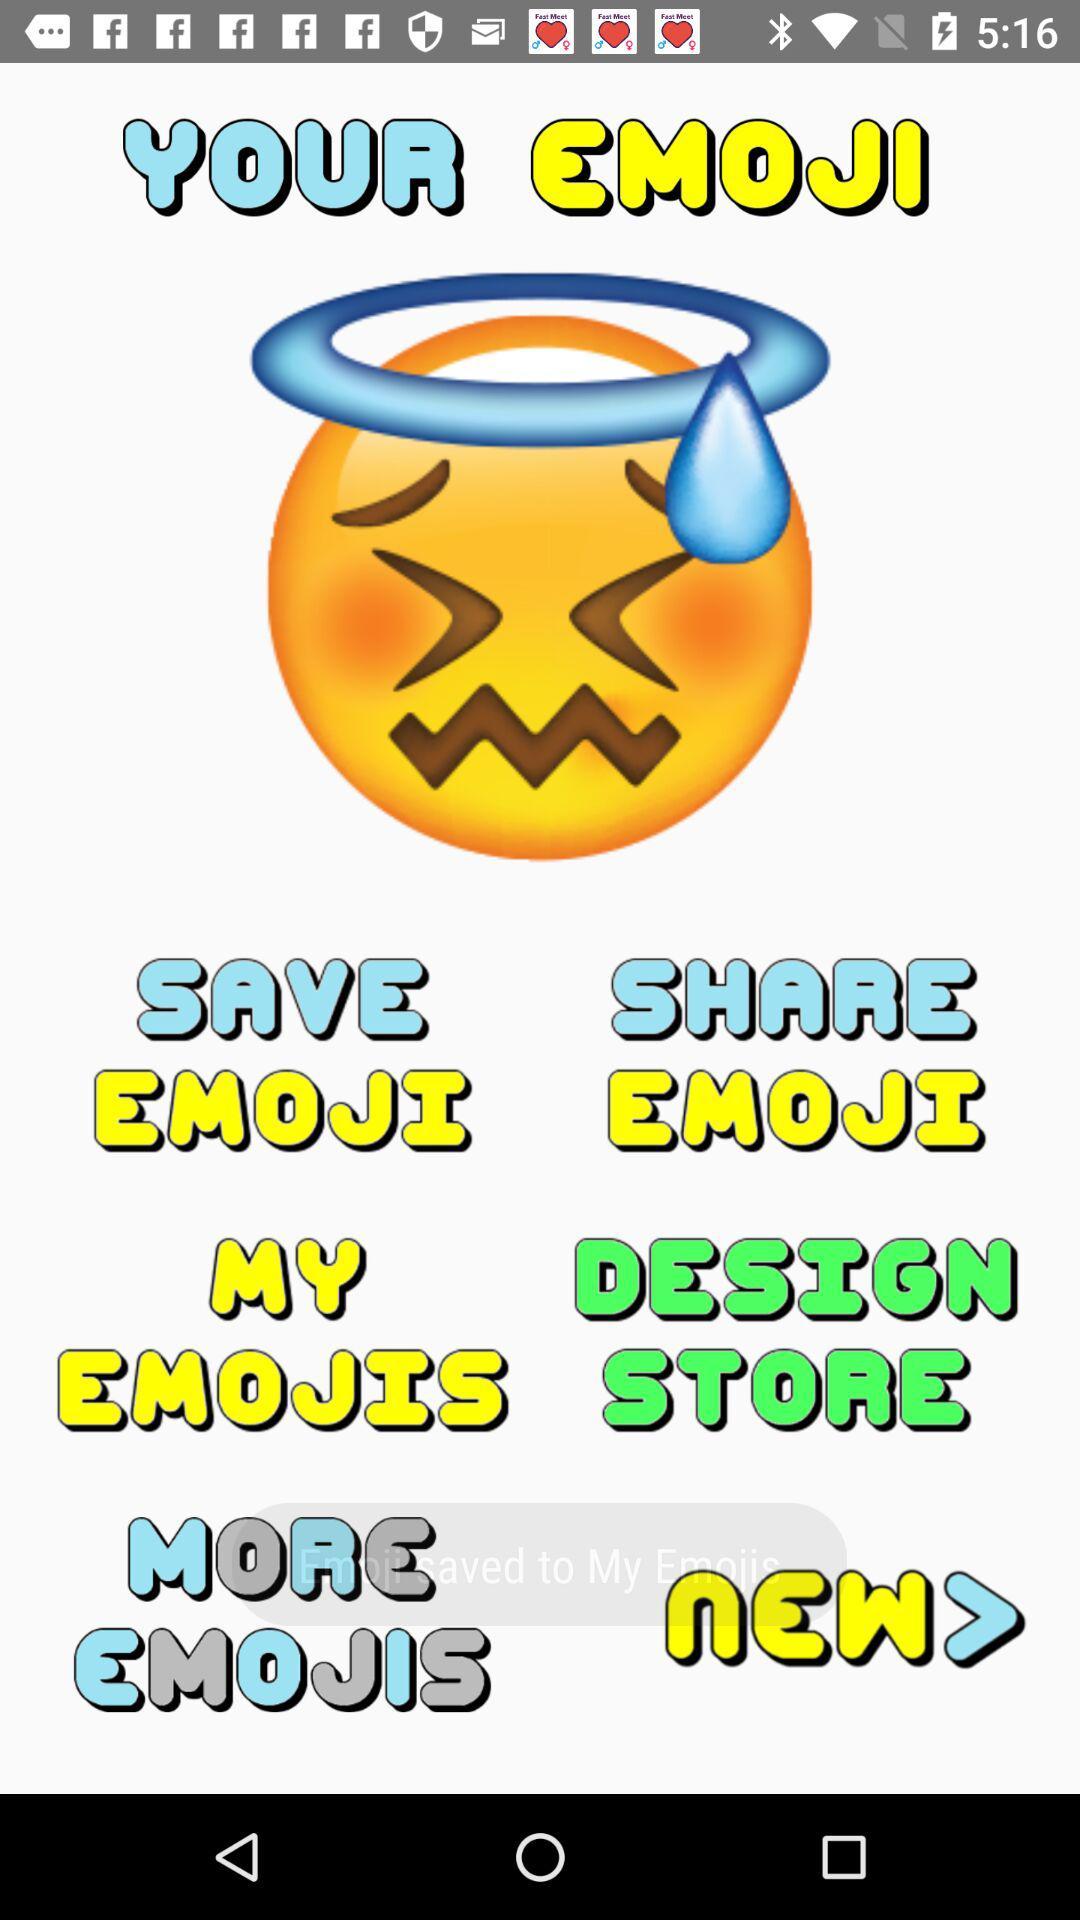 The image size is (1080, 1920). I want to click on show saved emojis, so click(283, 1334).